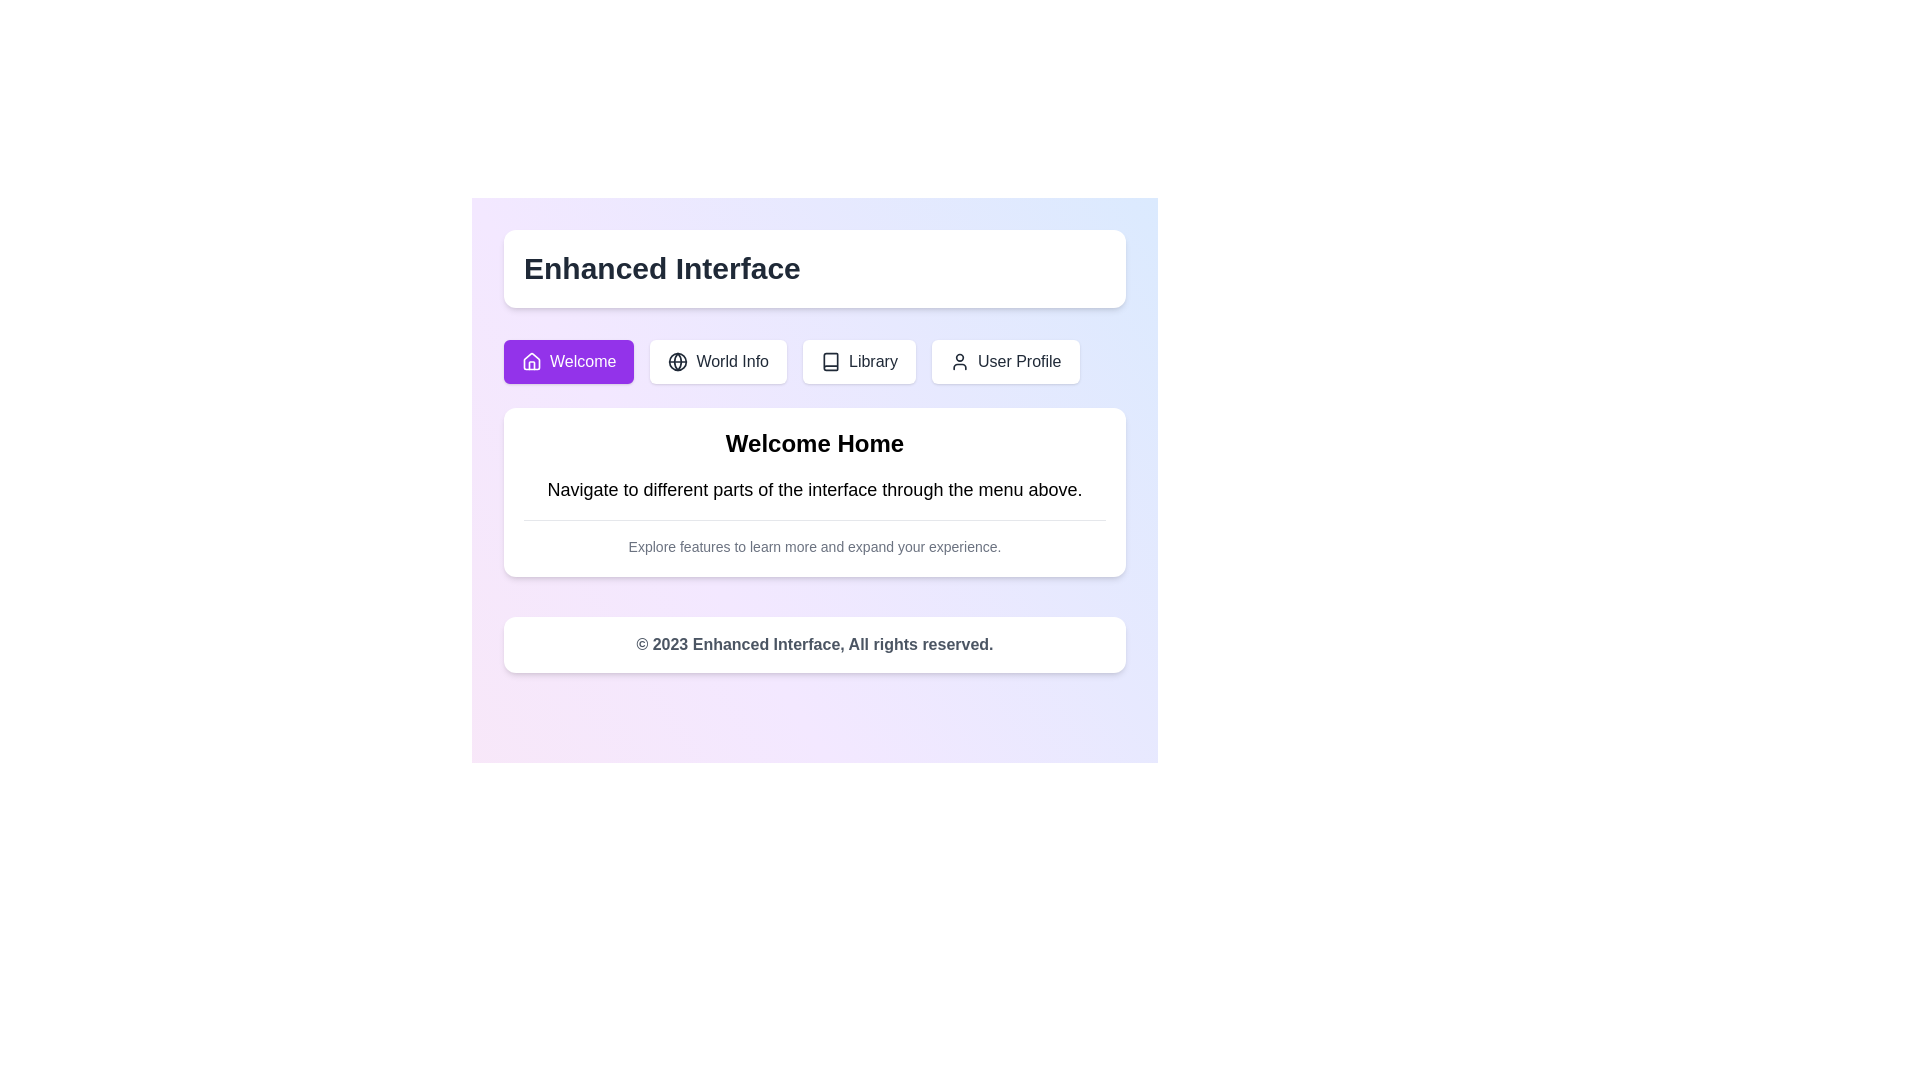 The height and width of the screenshot is (1080, 1920). I want to click on the 'Library' button in the navigation menu, which features a book icon and is the third button from the left, so click(873, 361).